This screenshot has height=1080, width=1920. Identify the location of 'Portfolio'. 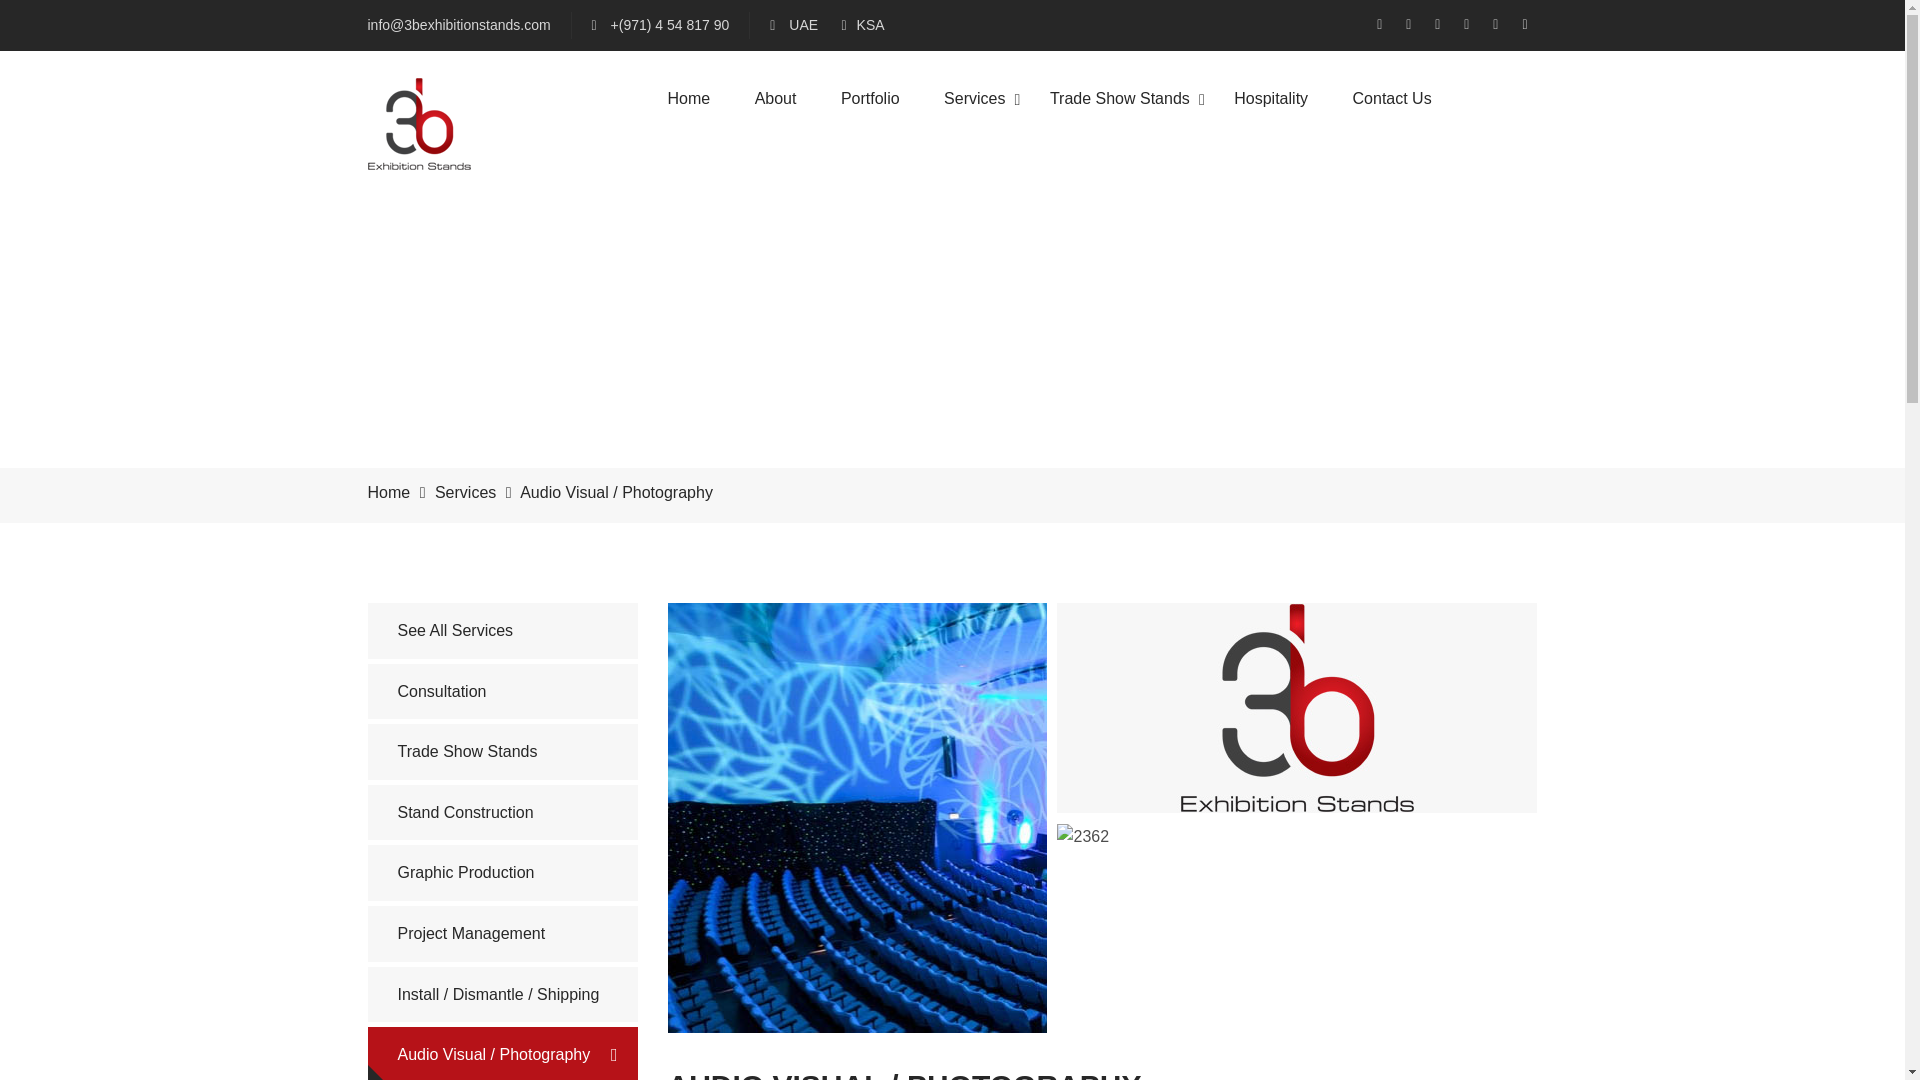
(840, 98).